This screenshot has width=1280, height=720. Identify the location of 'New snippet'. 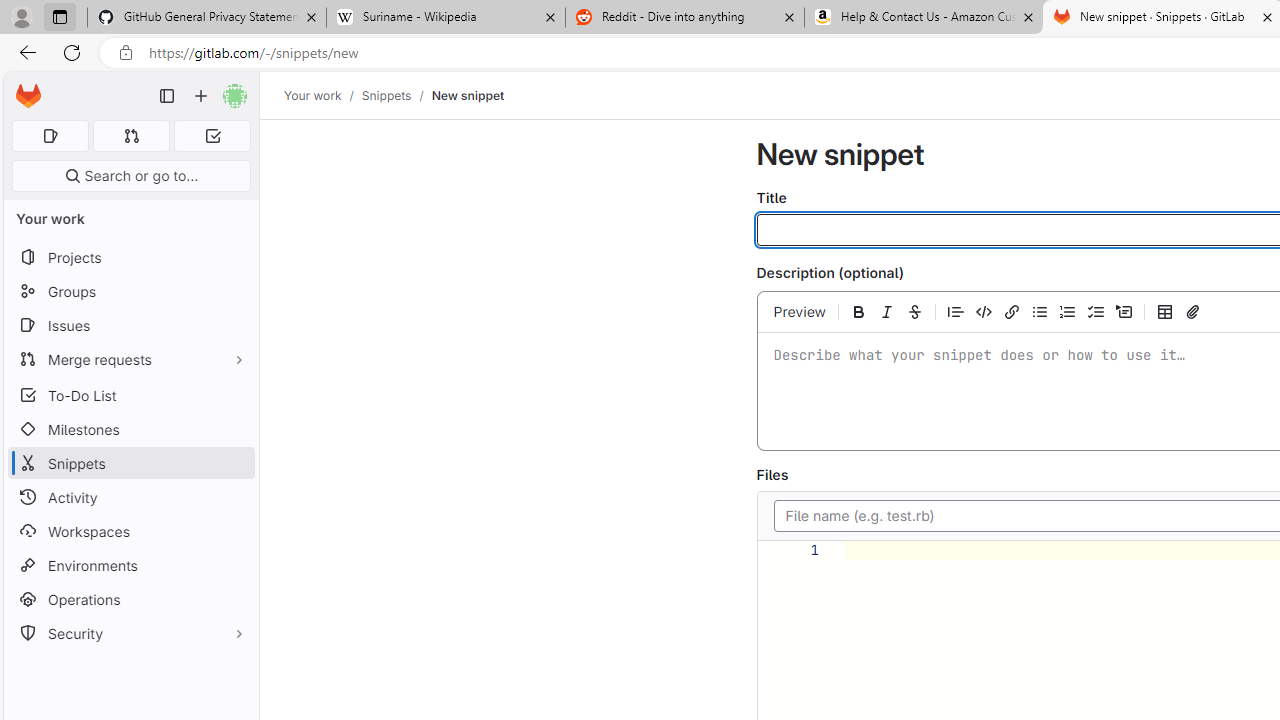
(467, 95).